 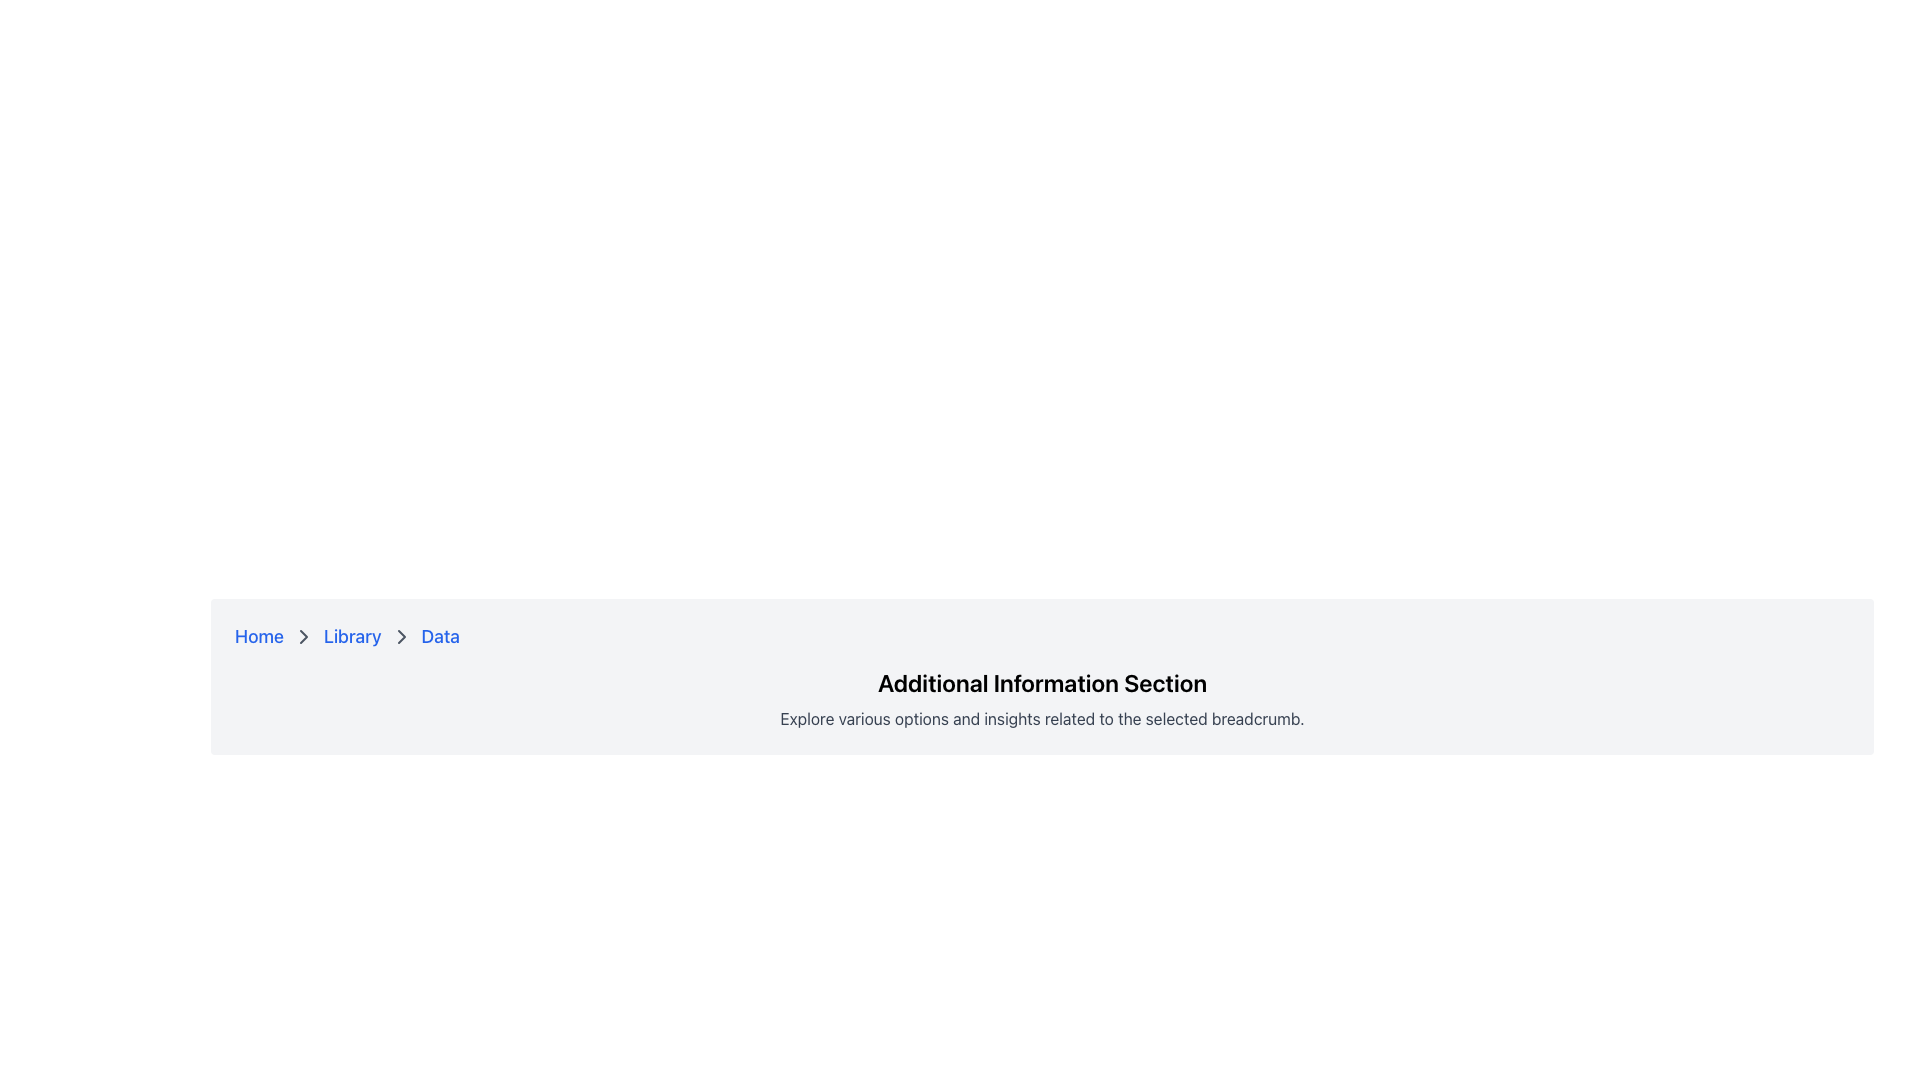 What do you see at coordinates (352, 636) in the screenshot?
I see `the 'Library' hyperlink in the breadcrumb navigation sequence` at bounding box center [352, 636].